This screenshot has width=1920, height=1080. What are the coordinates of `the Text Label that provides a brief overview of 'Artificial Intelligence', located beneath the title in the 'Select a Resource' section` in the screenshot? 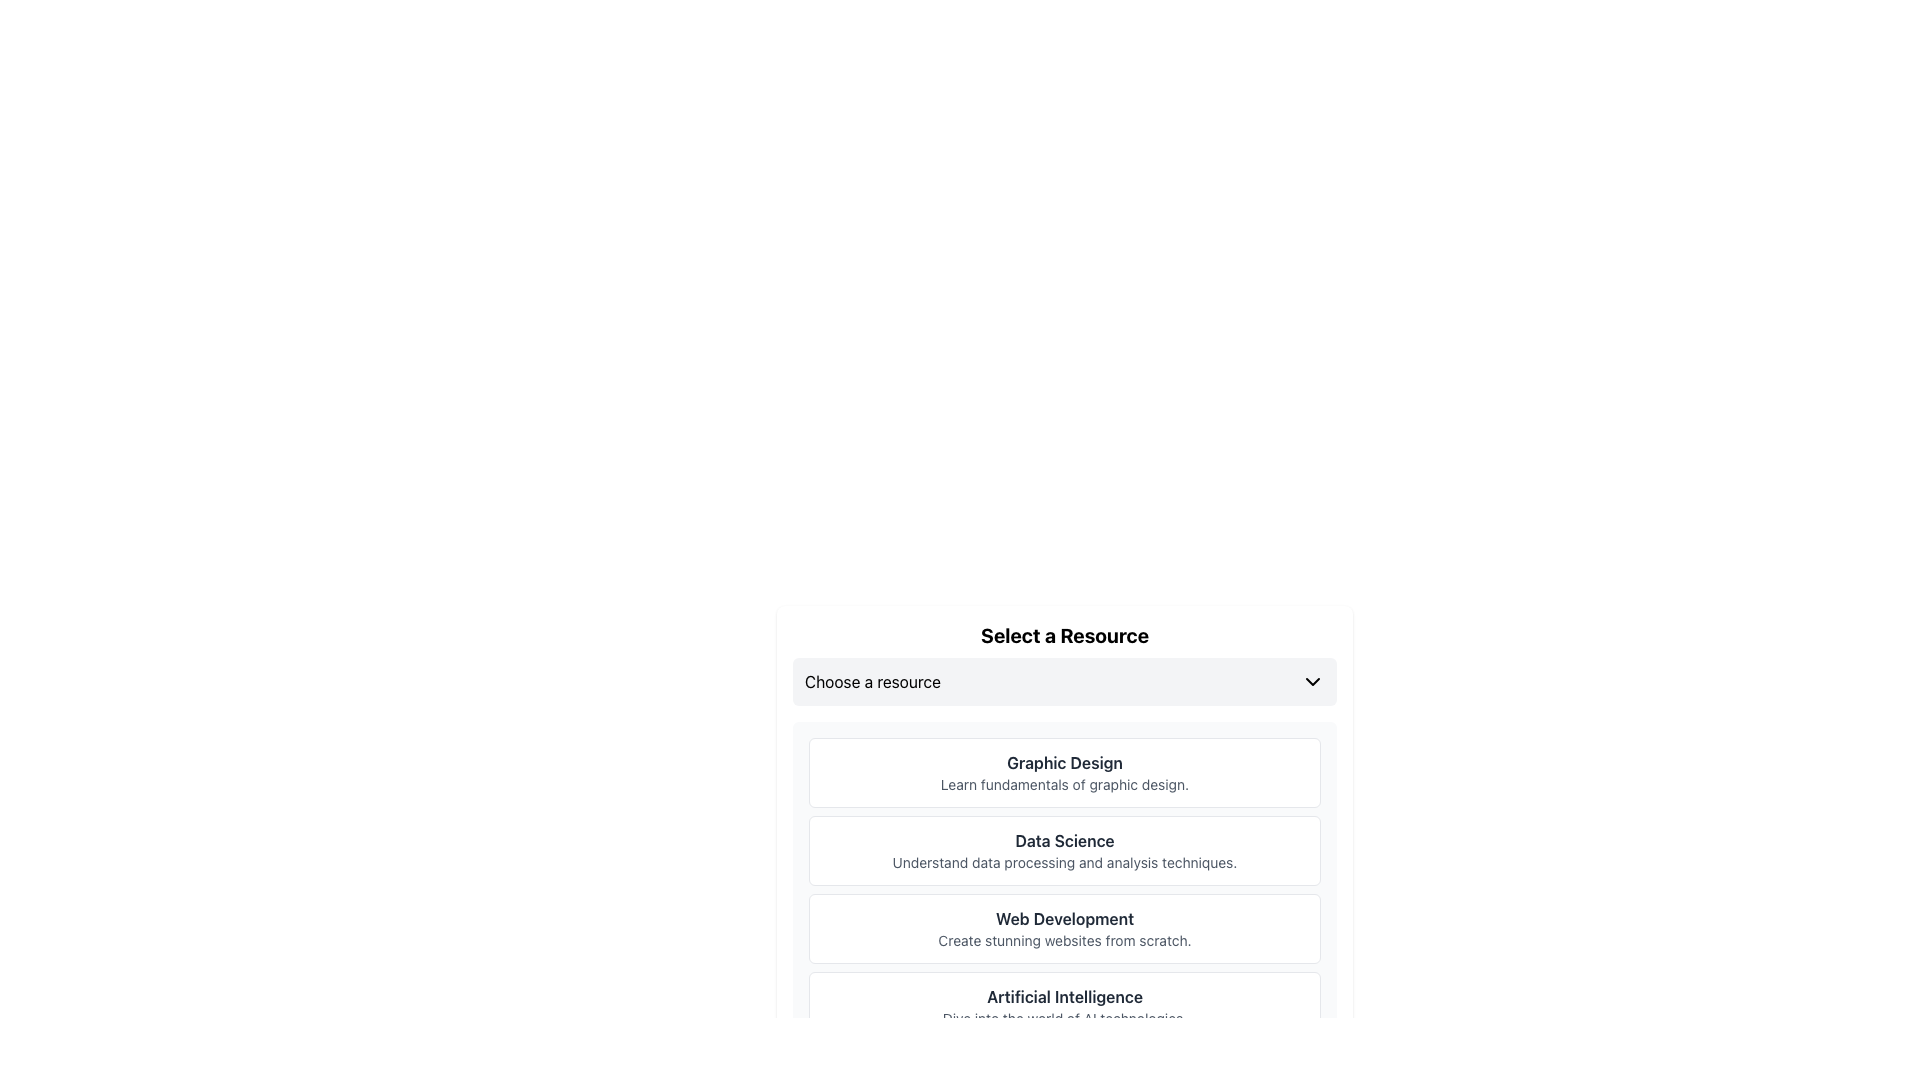 It's located at (1064, 1018).